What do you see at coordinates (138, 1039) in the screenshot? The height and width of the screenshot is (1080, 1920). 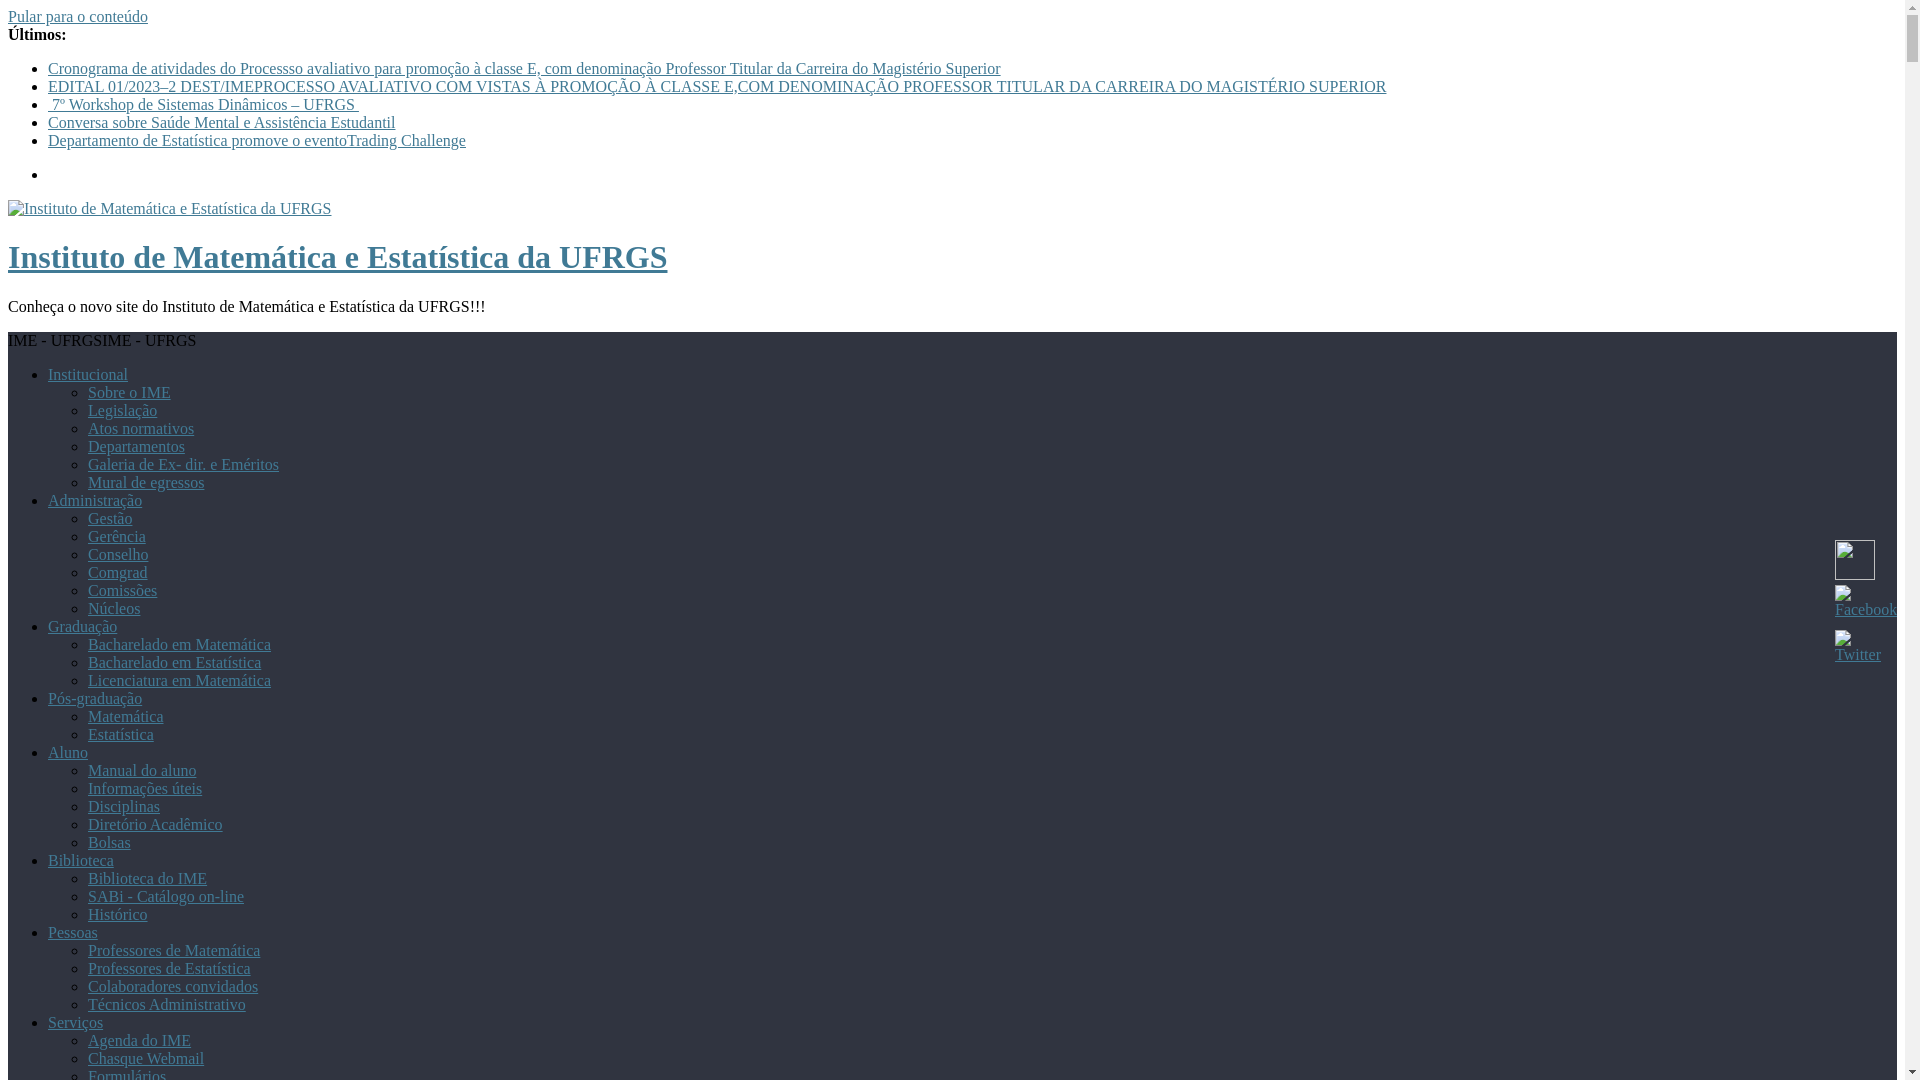 I see `'Agenda do IME'` at bounding box center [138, 1039].